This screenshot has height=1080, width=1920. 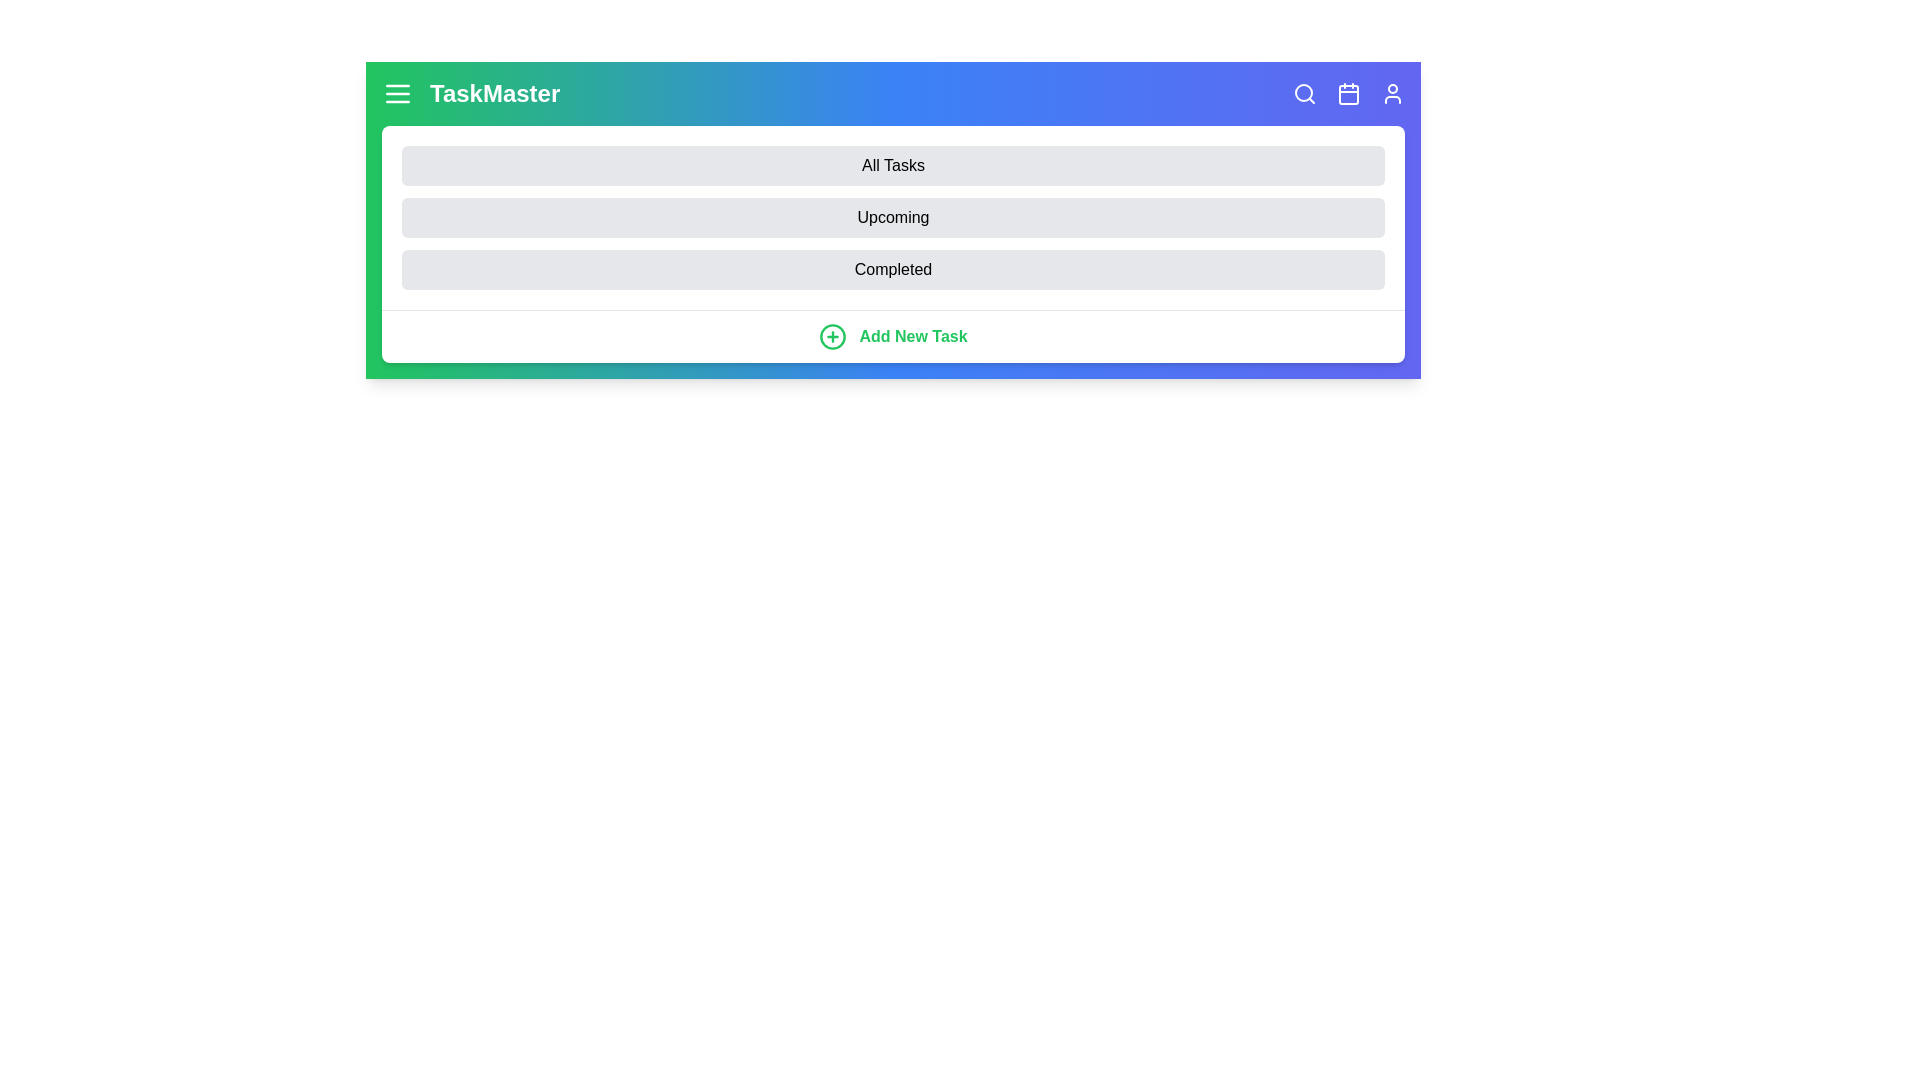 I want to click on the task category All Tasks to select it, so click(x=892, y=164).